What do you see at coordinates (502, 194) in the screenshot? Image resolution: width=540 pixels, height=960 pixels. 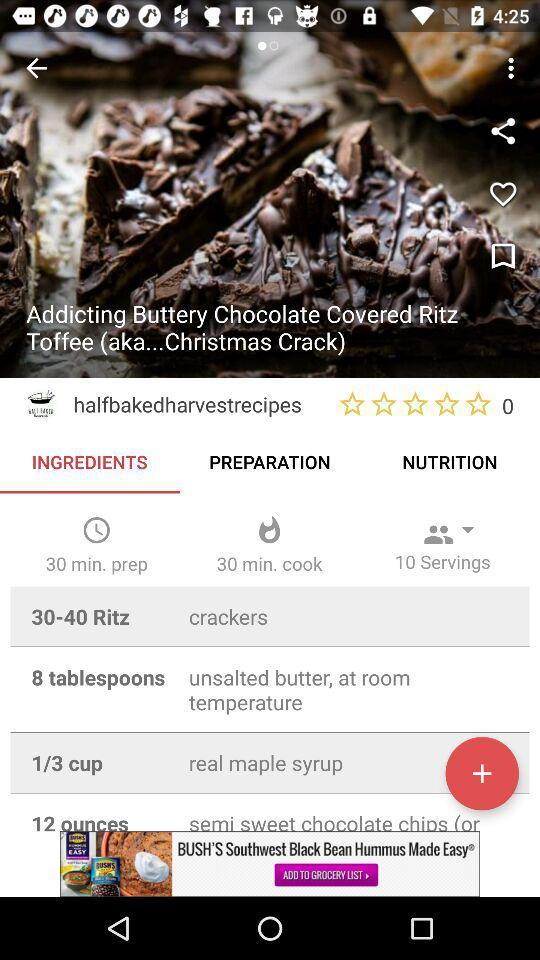 I see `the favorite icon` at bounding box center [502, 194].